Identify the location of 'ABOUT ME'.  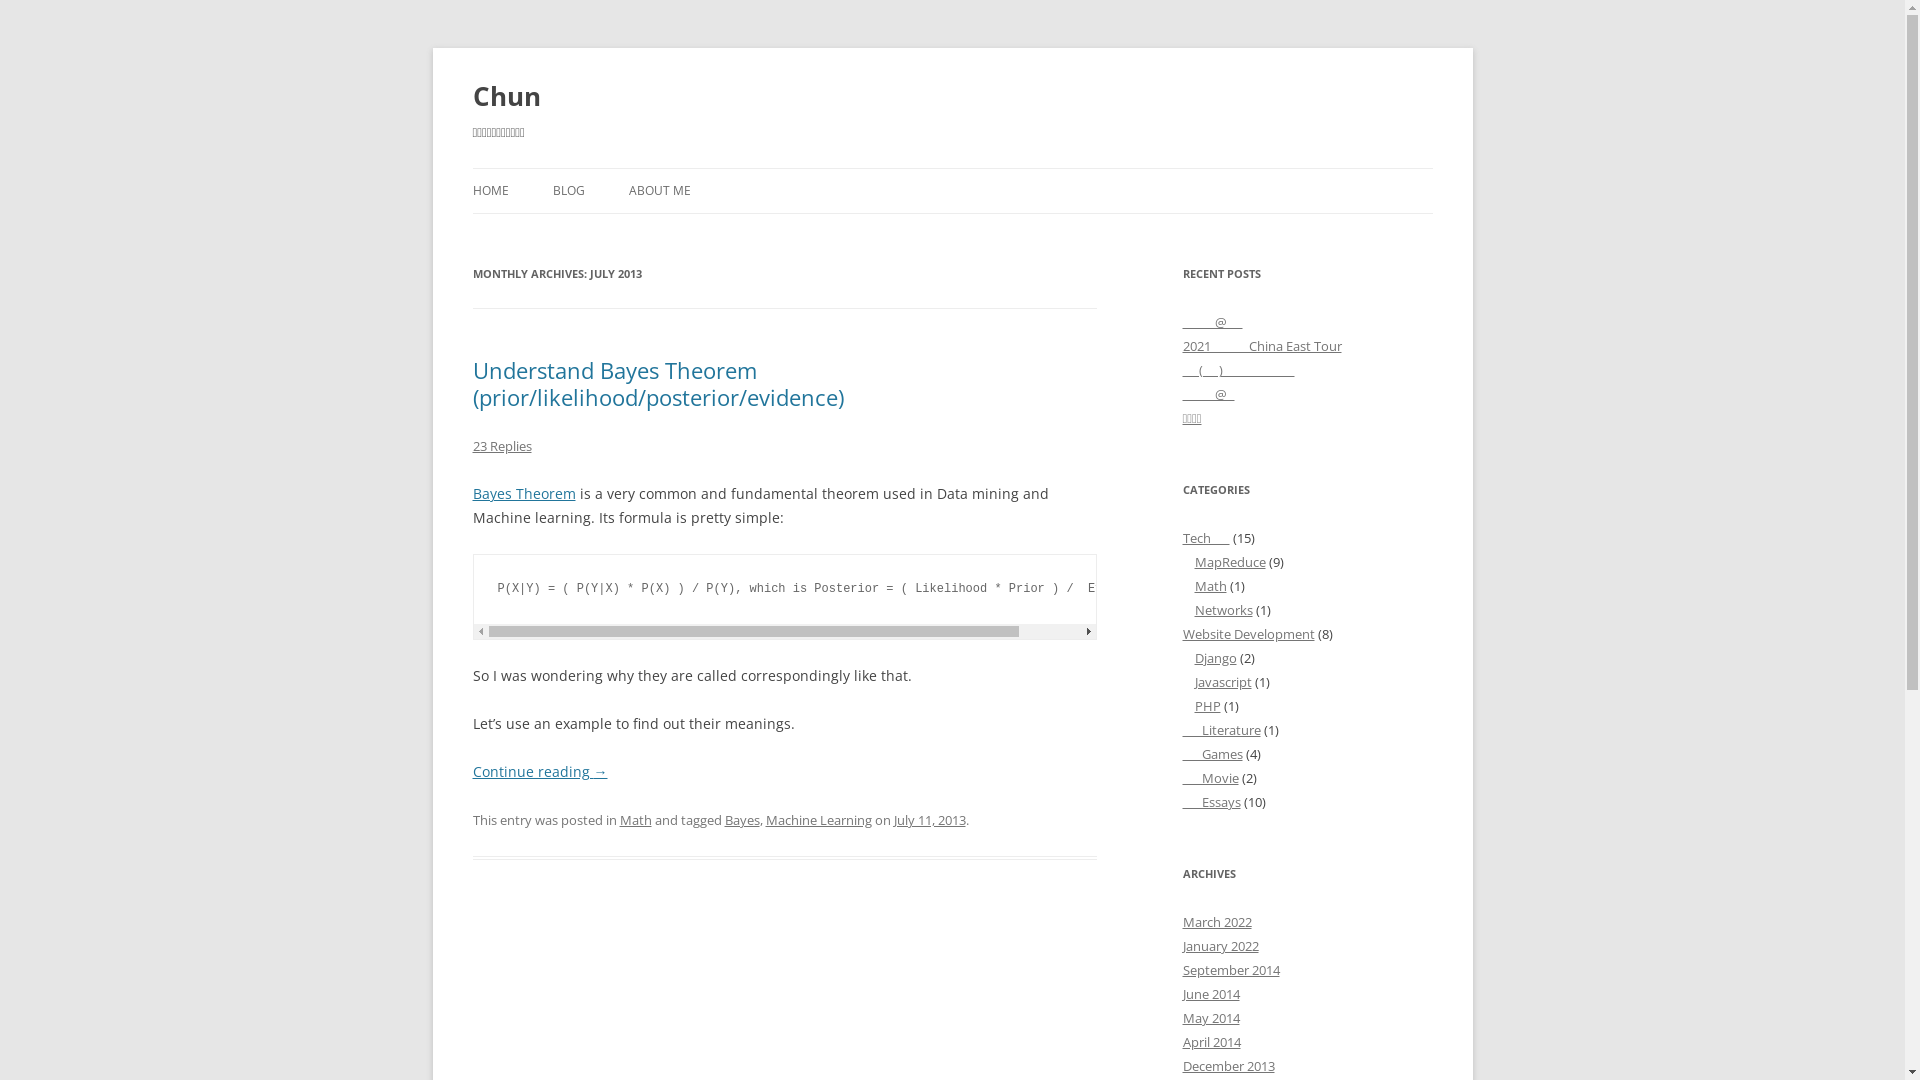
(658, 191).